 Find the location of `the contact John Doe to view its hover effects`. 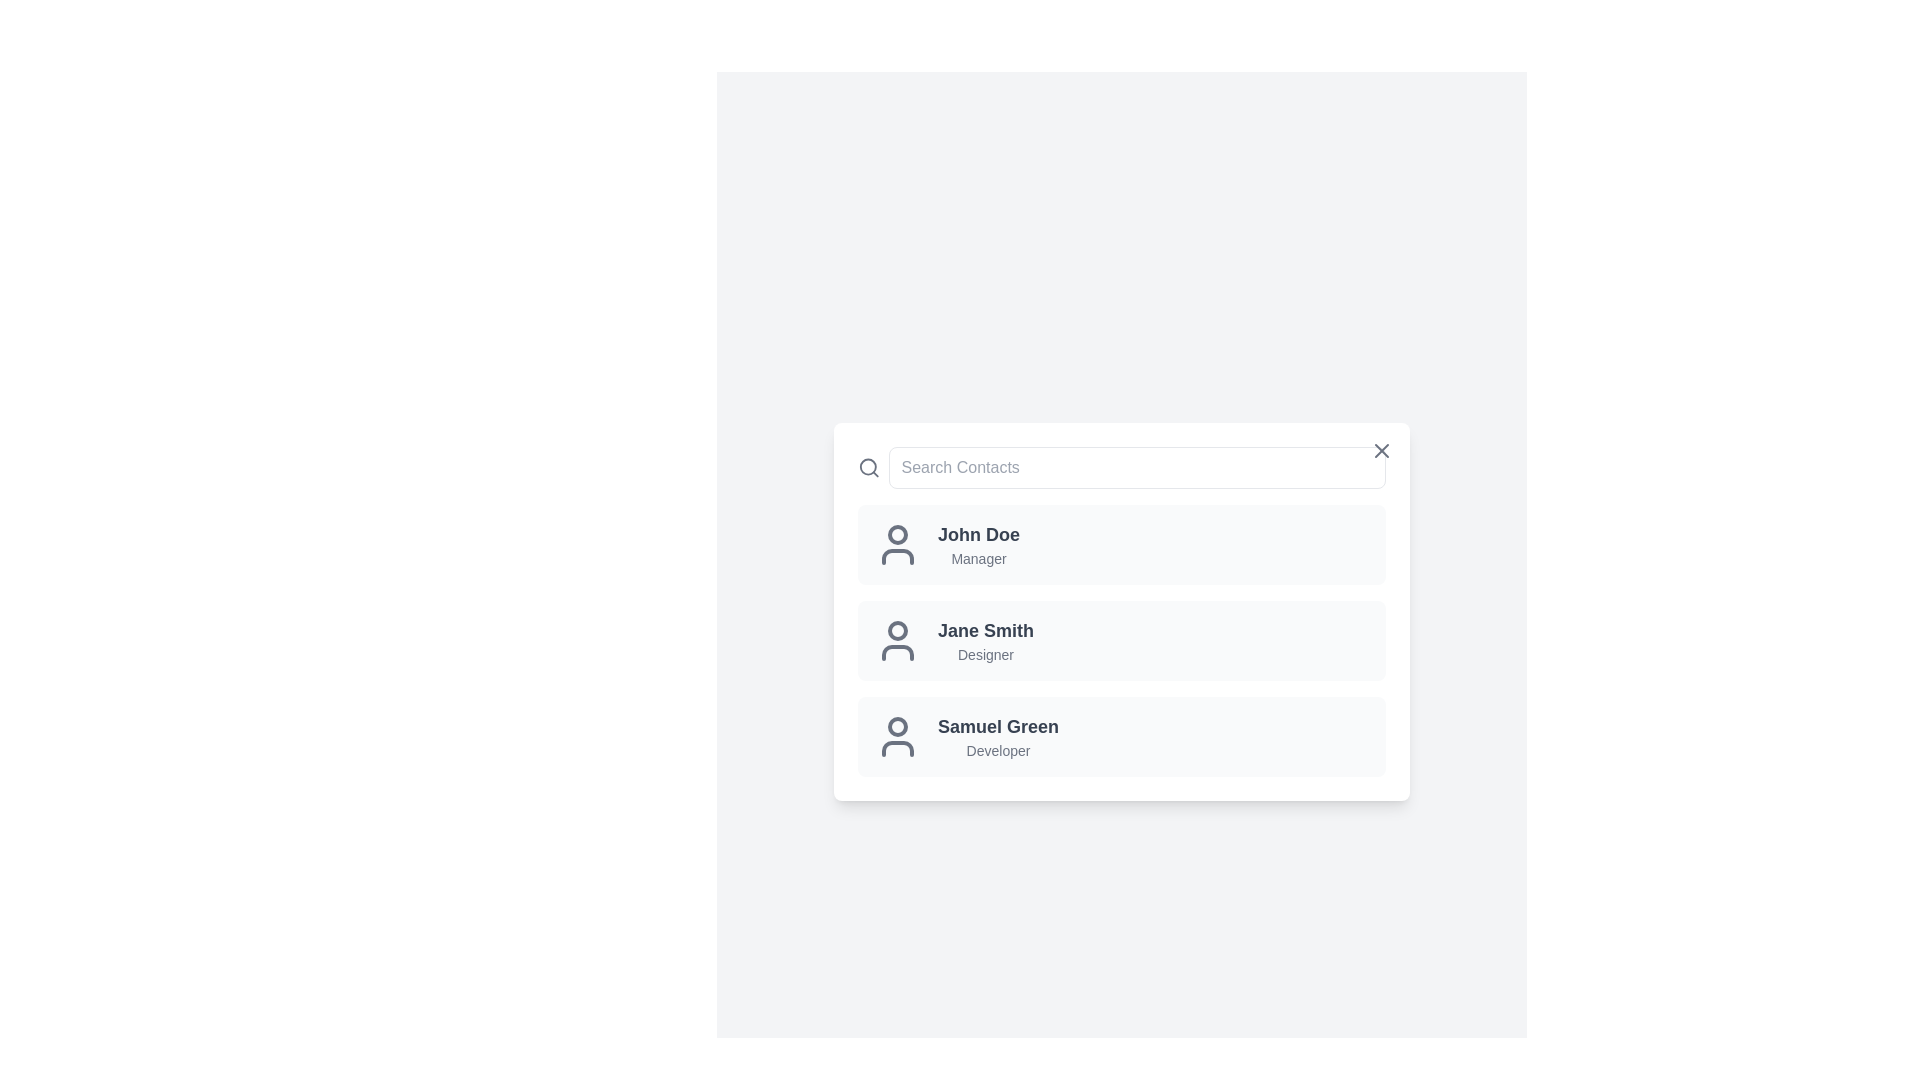

the contact John Doe to view its hover effects is located at coordinates (1122, 544).